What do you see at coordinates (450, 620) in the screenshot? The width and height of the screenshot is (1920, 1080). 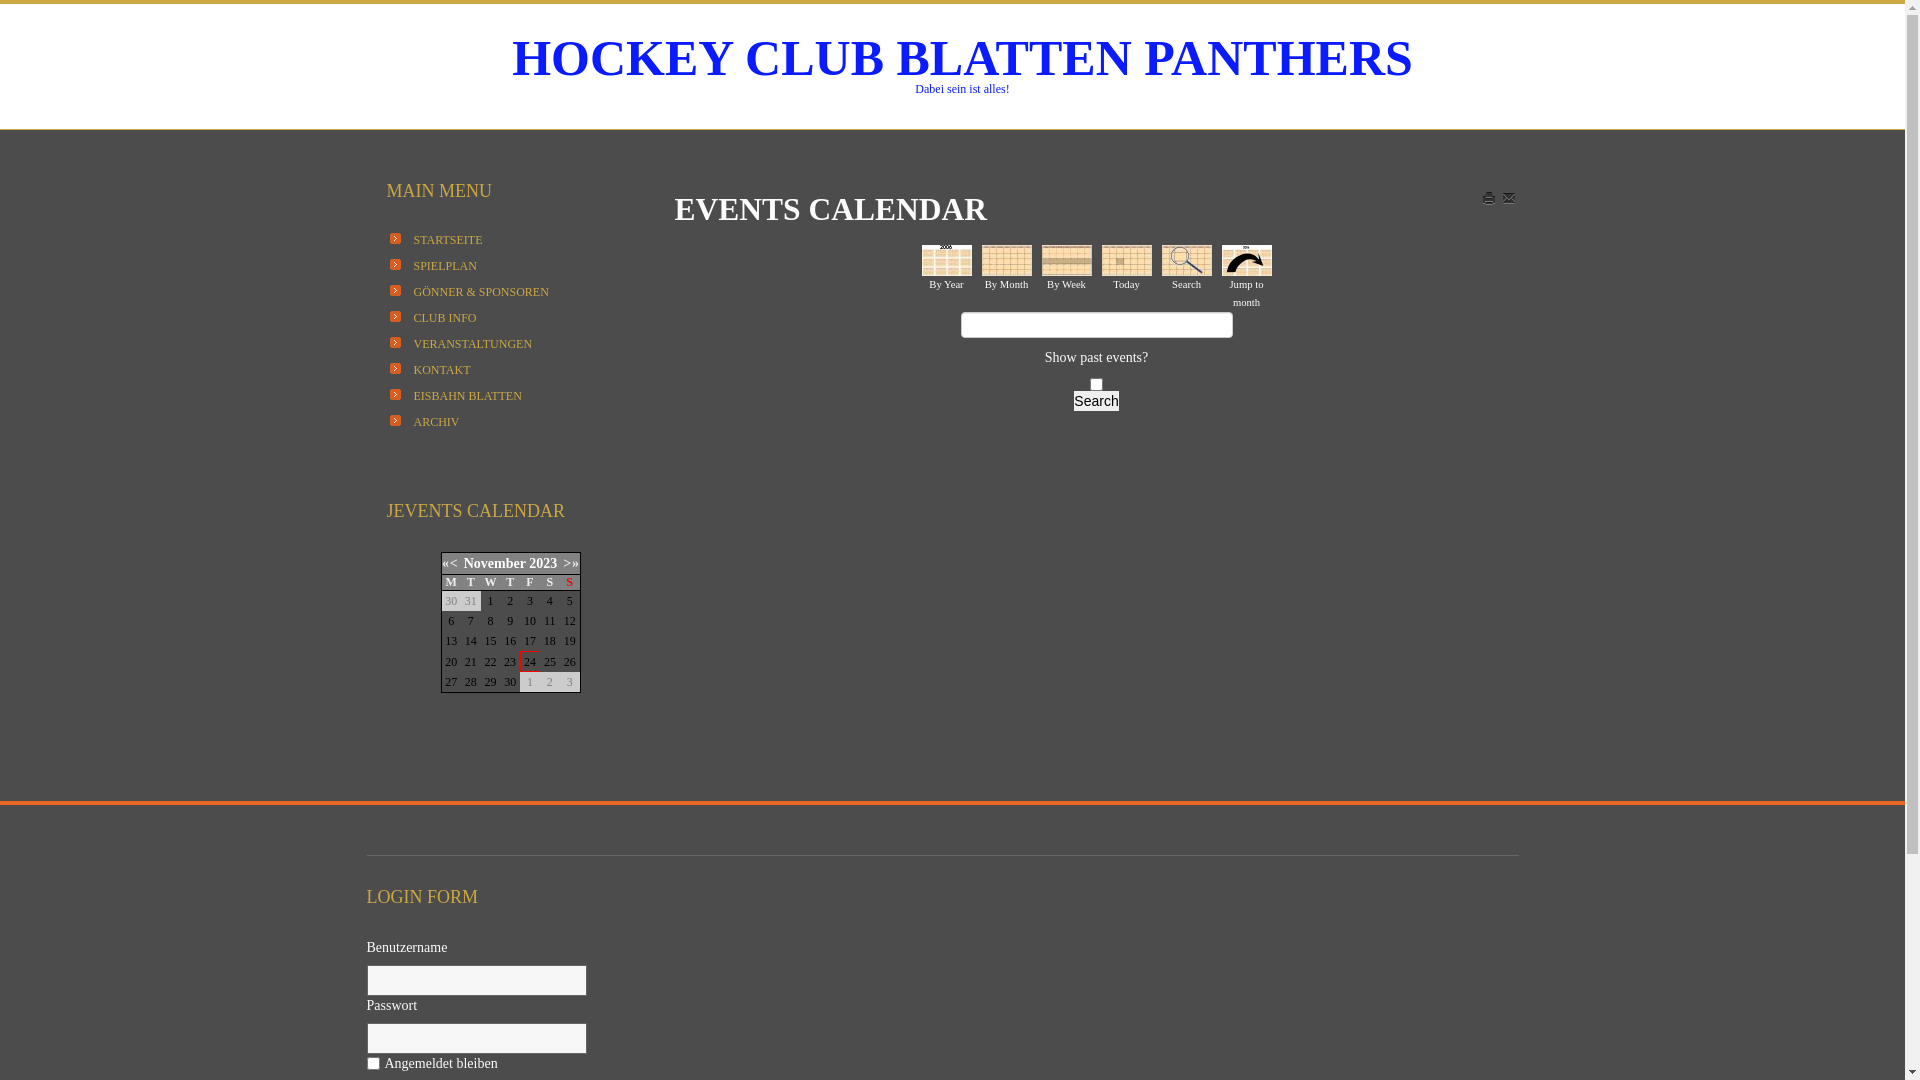 I see `'6'` at bounding box center [450, 620].